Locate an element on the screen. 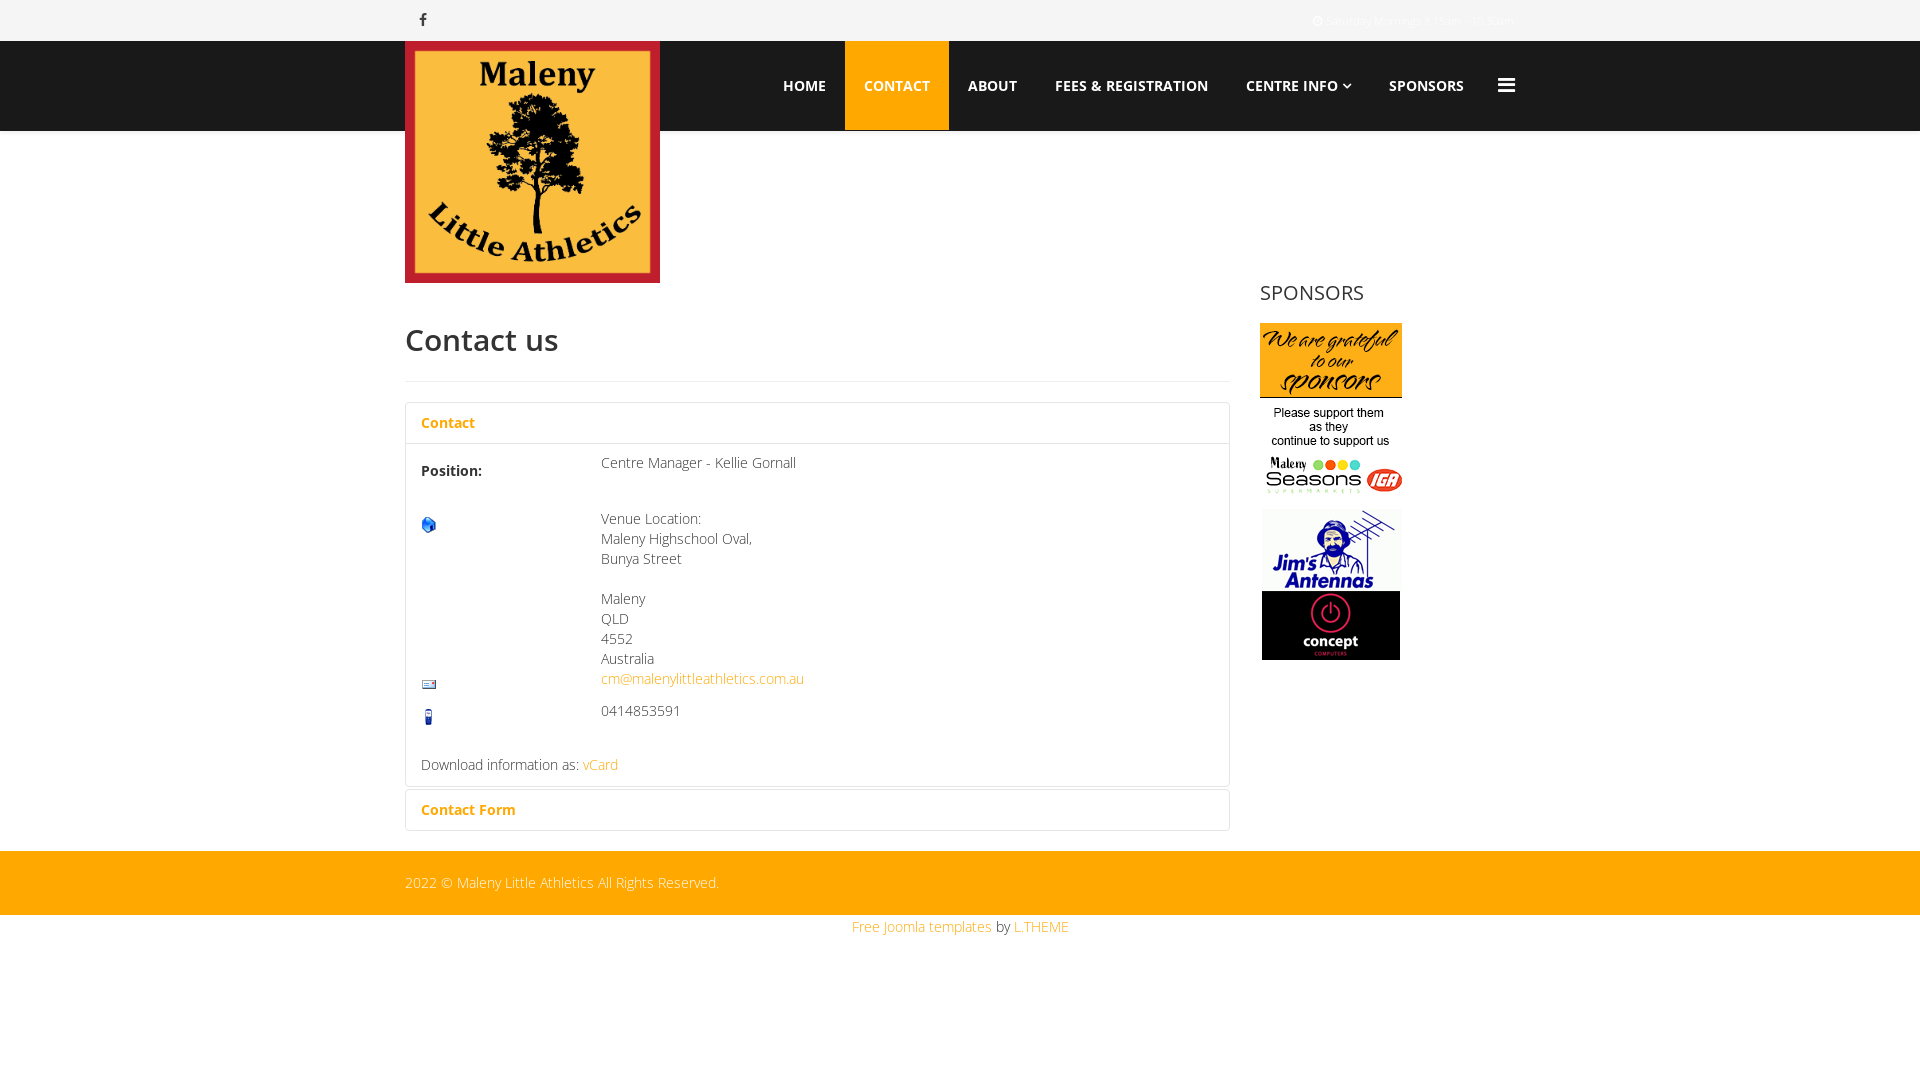 The image size is (1920, 1080). 'HOME' is located at coordinates (804, 84).